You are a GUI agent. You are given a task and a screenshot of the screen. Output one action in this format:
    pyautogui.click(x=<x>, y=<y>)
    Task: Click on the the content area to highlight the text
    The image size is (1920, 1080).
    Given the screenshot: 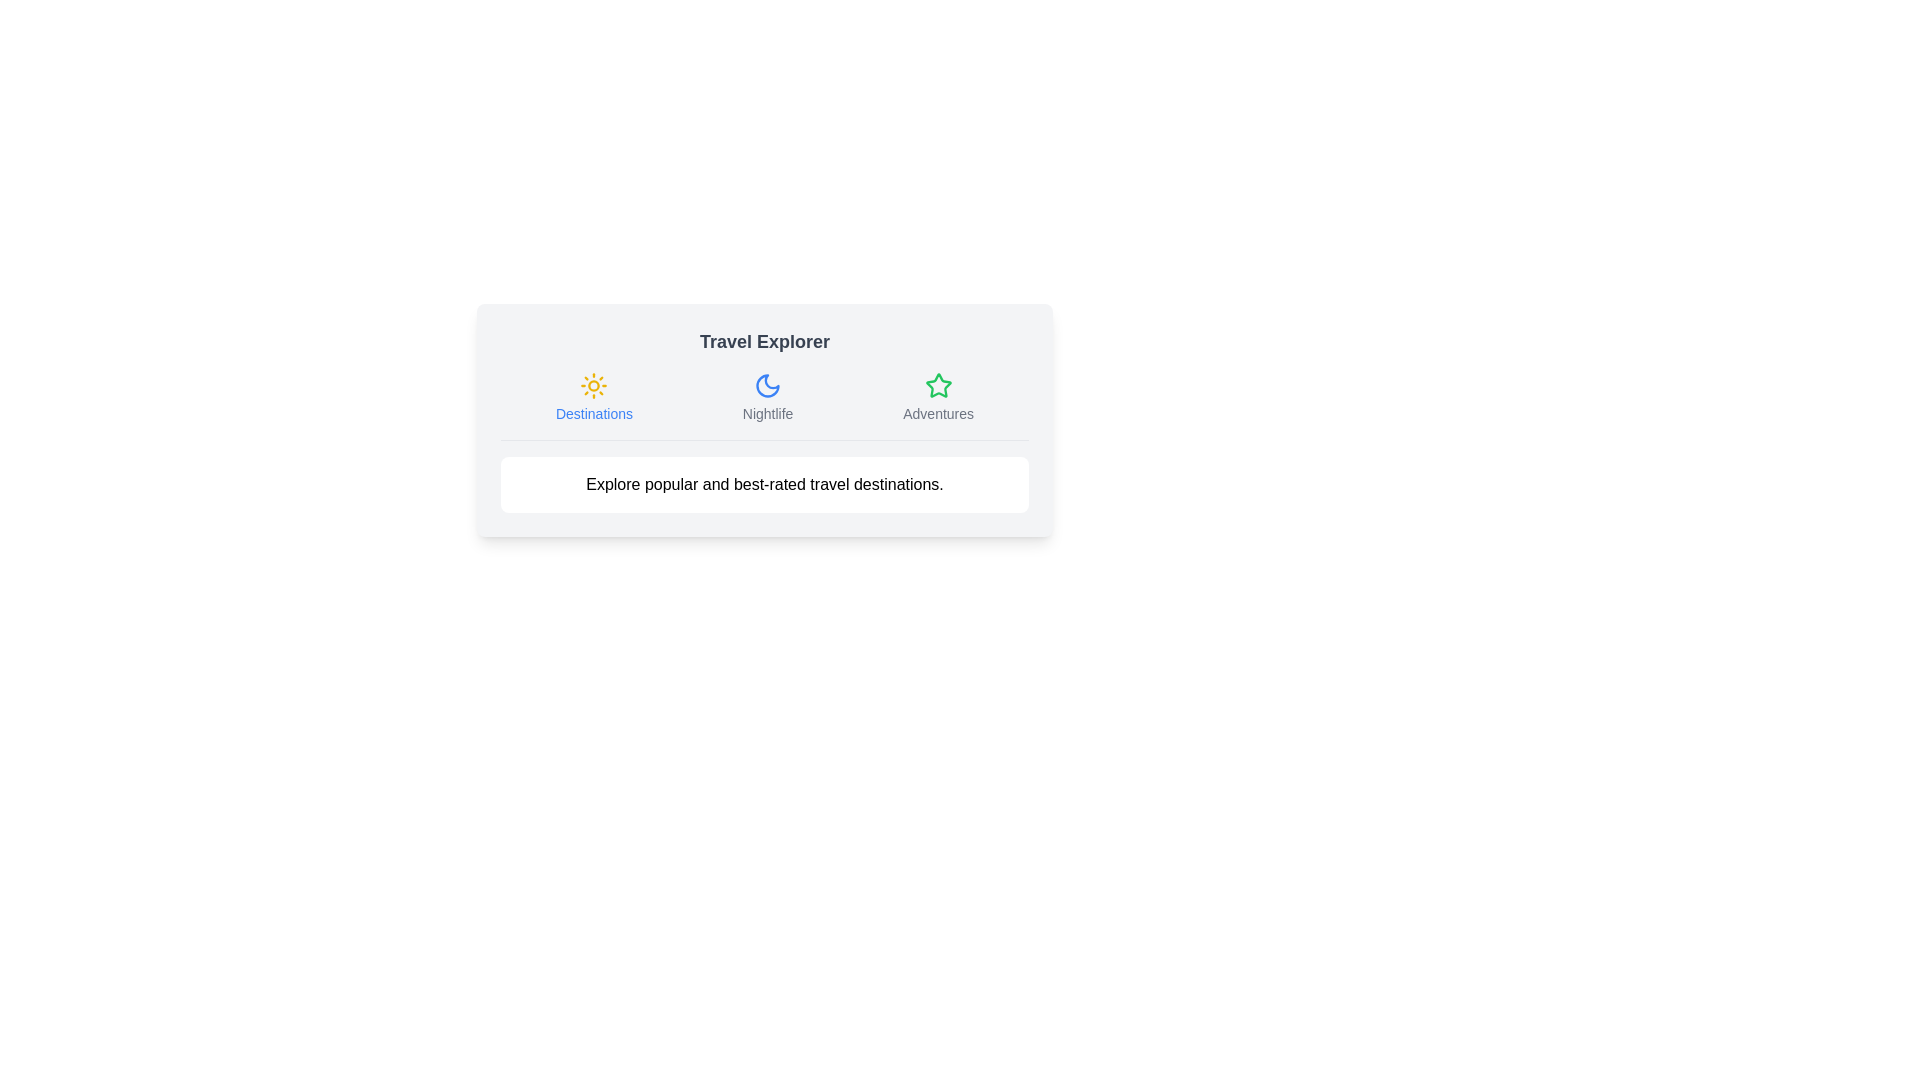 What is the action you would take?
    pyautogui.click(x=763, y=485)
    